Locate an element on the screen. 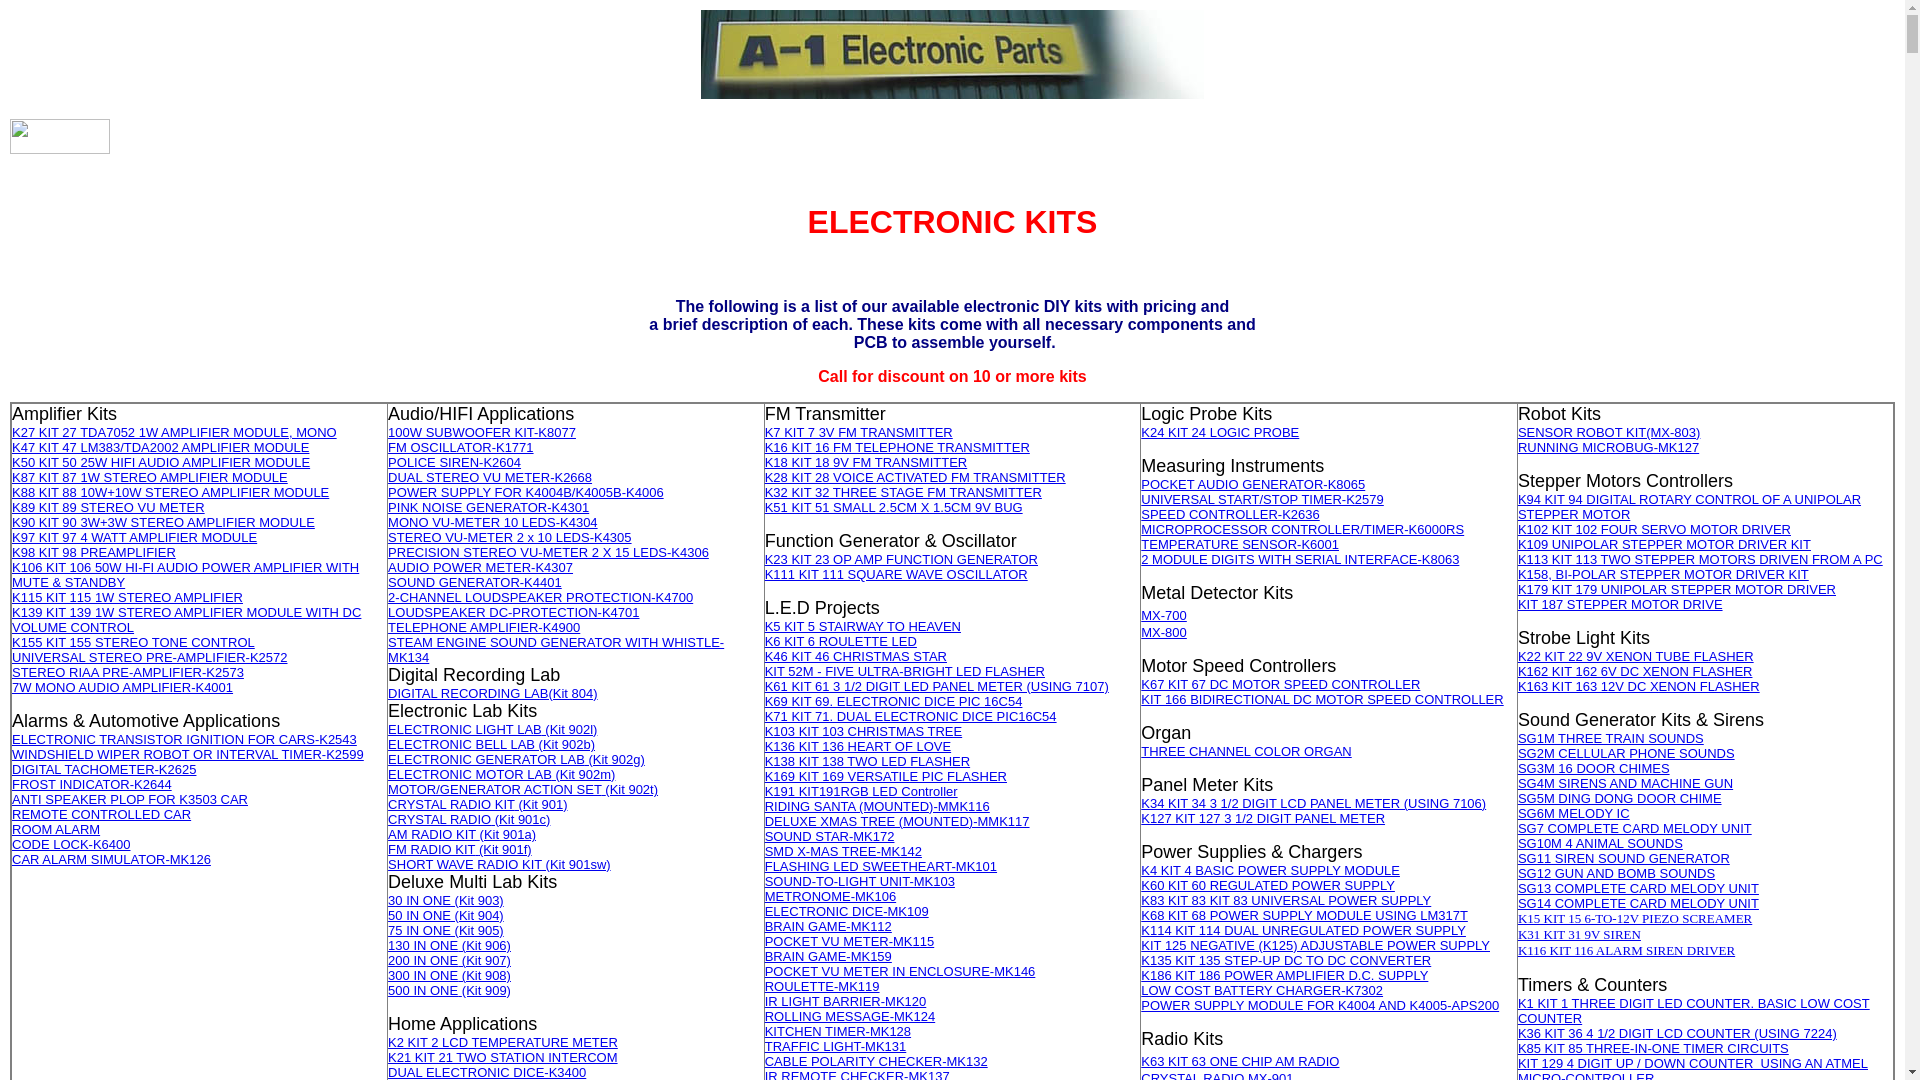  'KIT 187 STEPPER MOTOR DRIVE' is located at coordinates (1620, 603).